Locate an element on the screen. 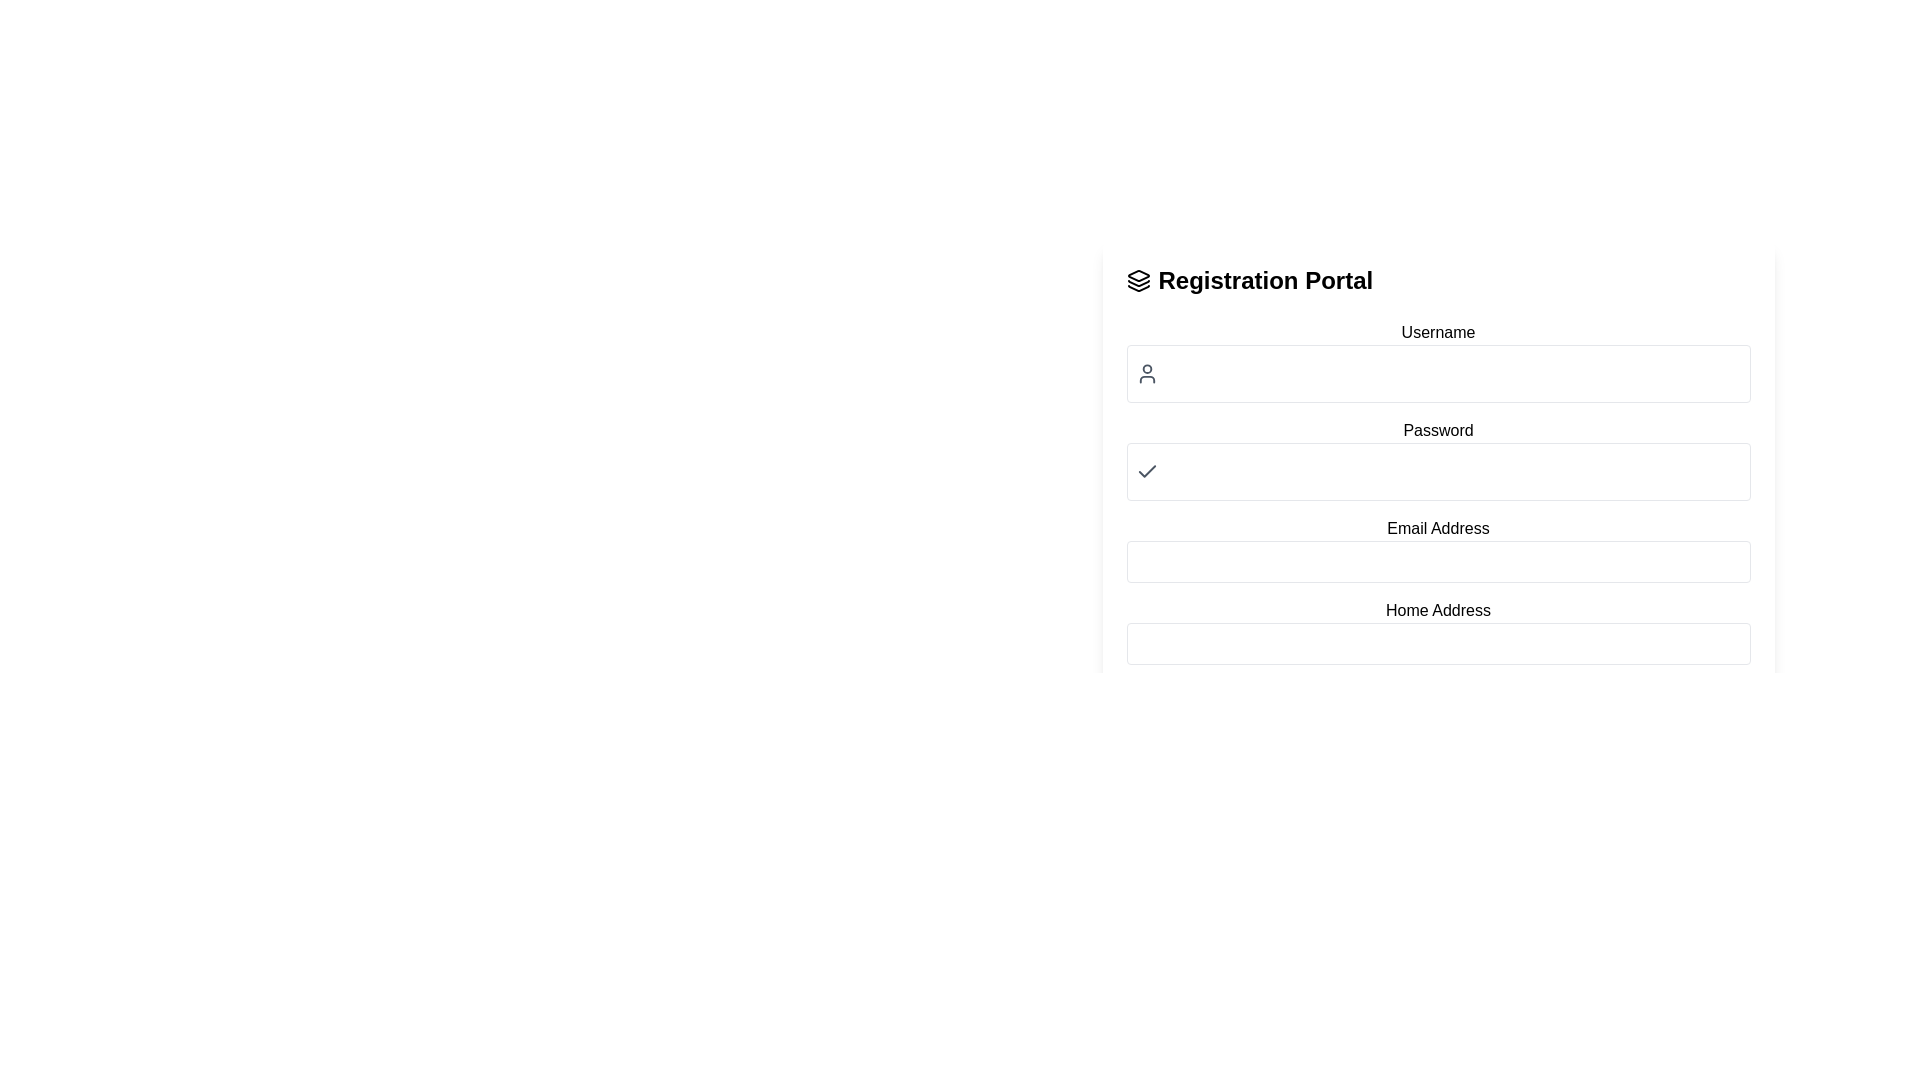 This screenshot has height=1080, width=1920. the 'Email Address' text label, which is displayed in bold and medium-sized font is located at coordinates (1437, 527).